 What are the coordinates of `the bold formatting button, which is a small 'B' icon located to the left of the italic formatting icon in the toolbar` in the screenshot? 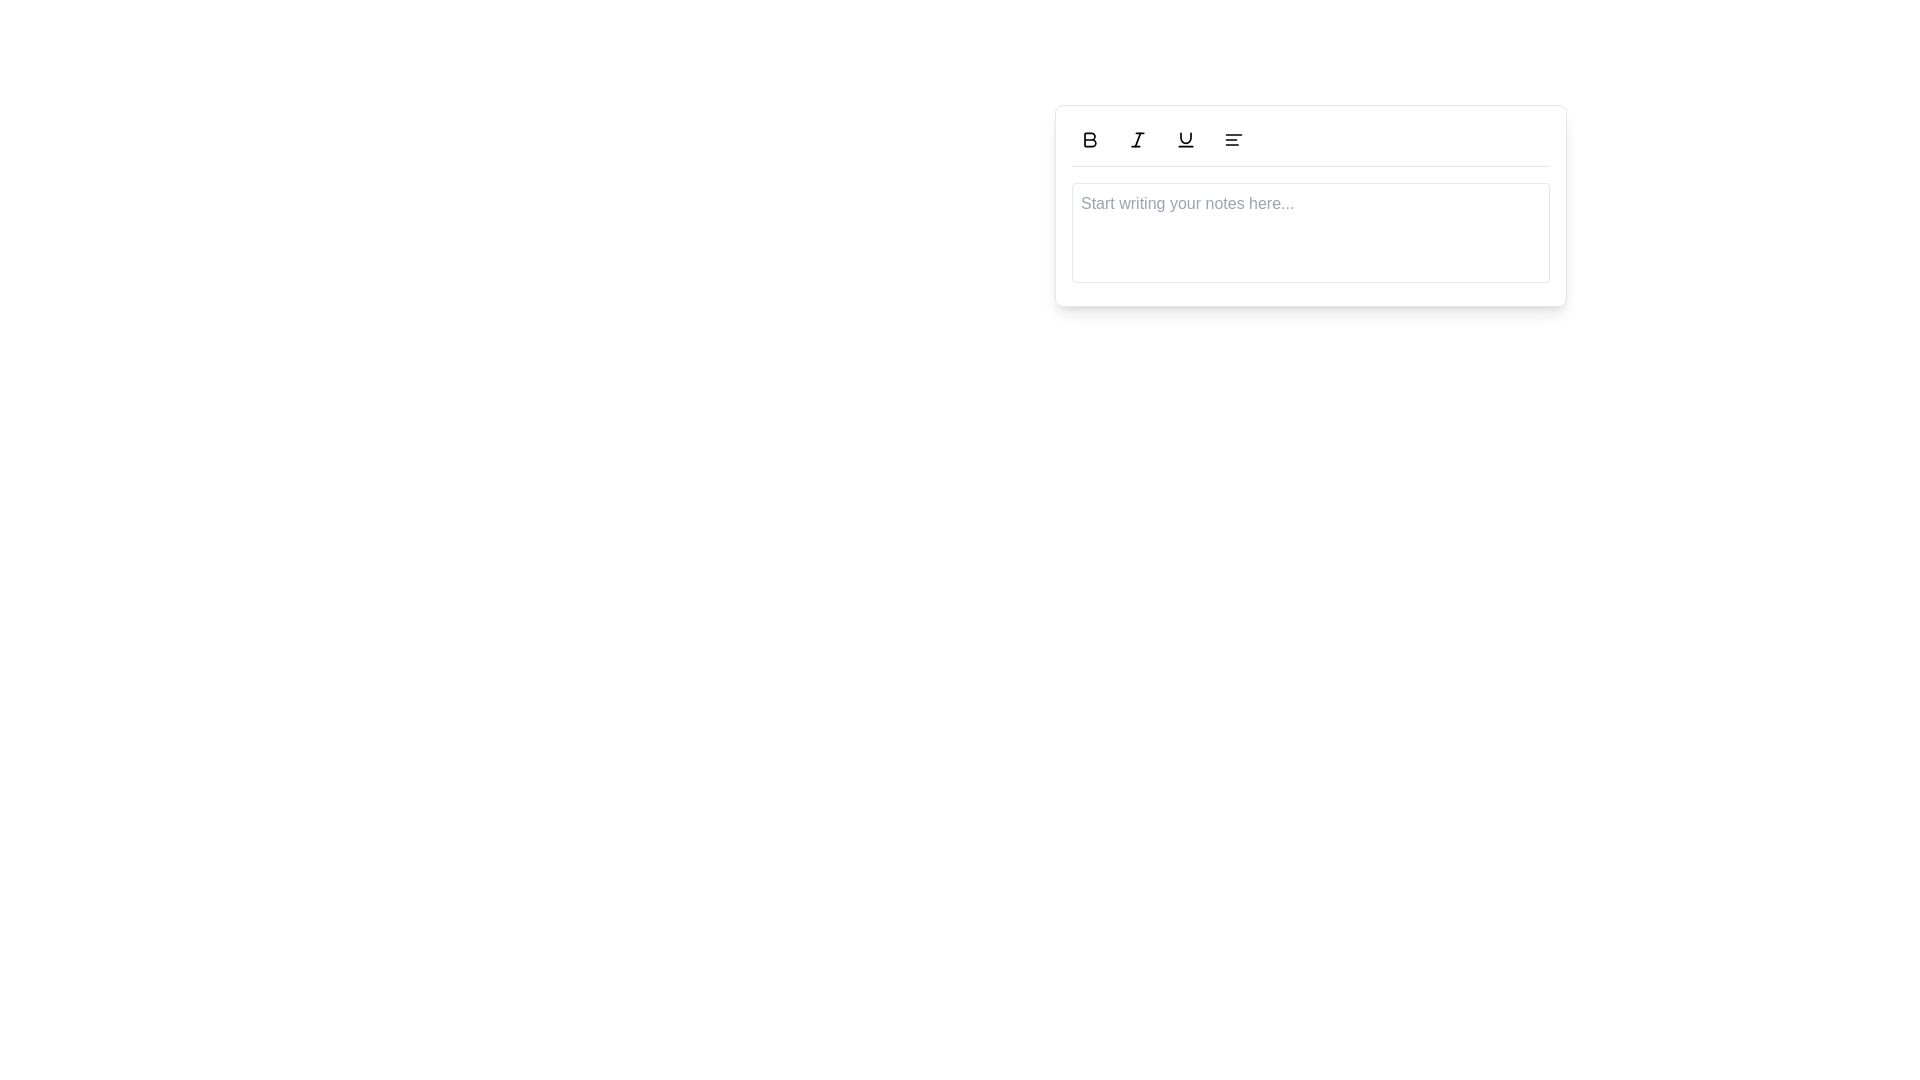 It's located at (1088, 138).